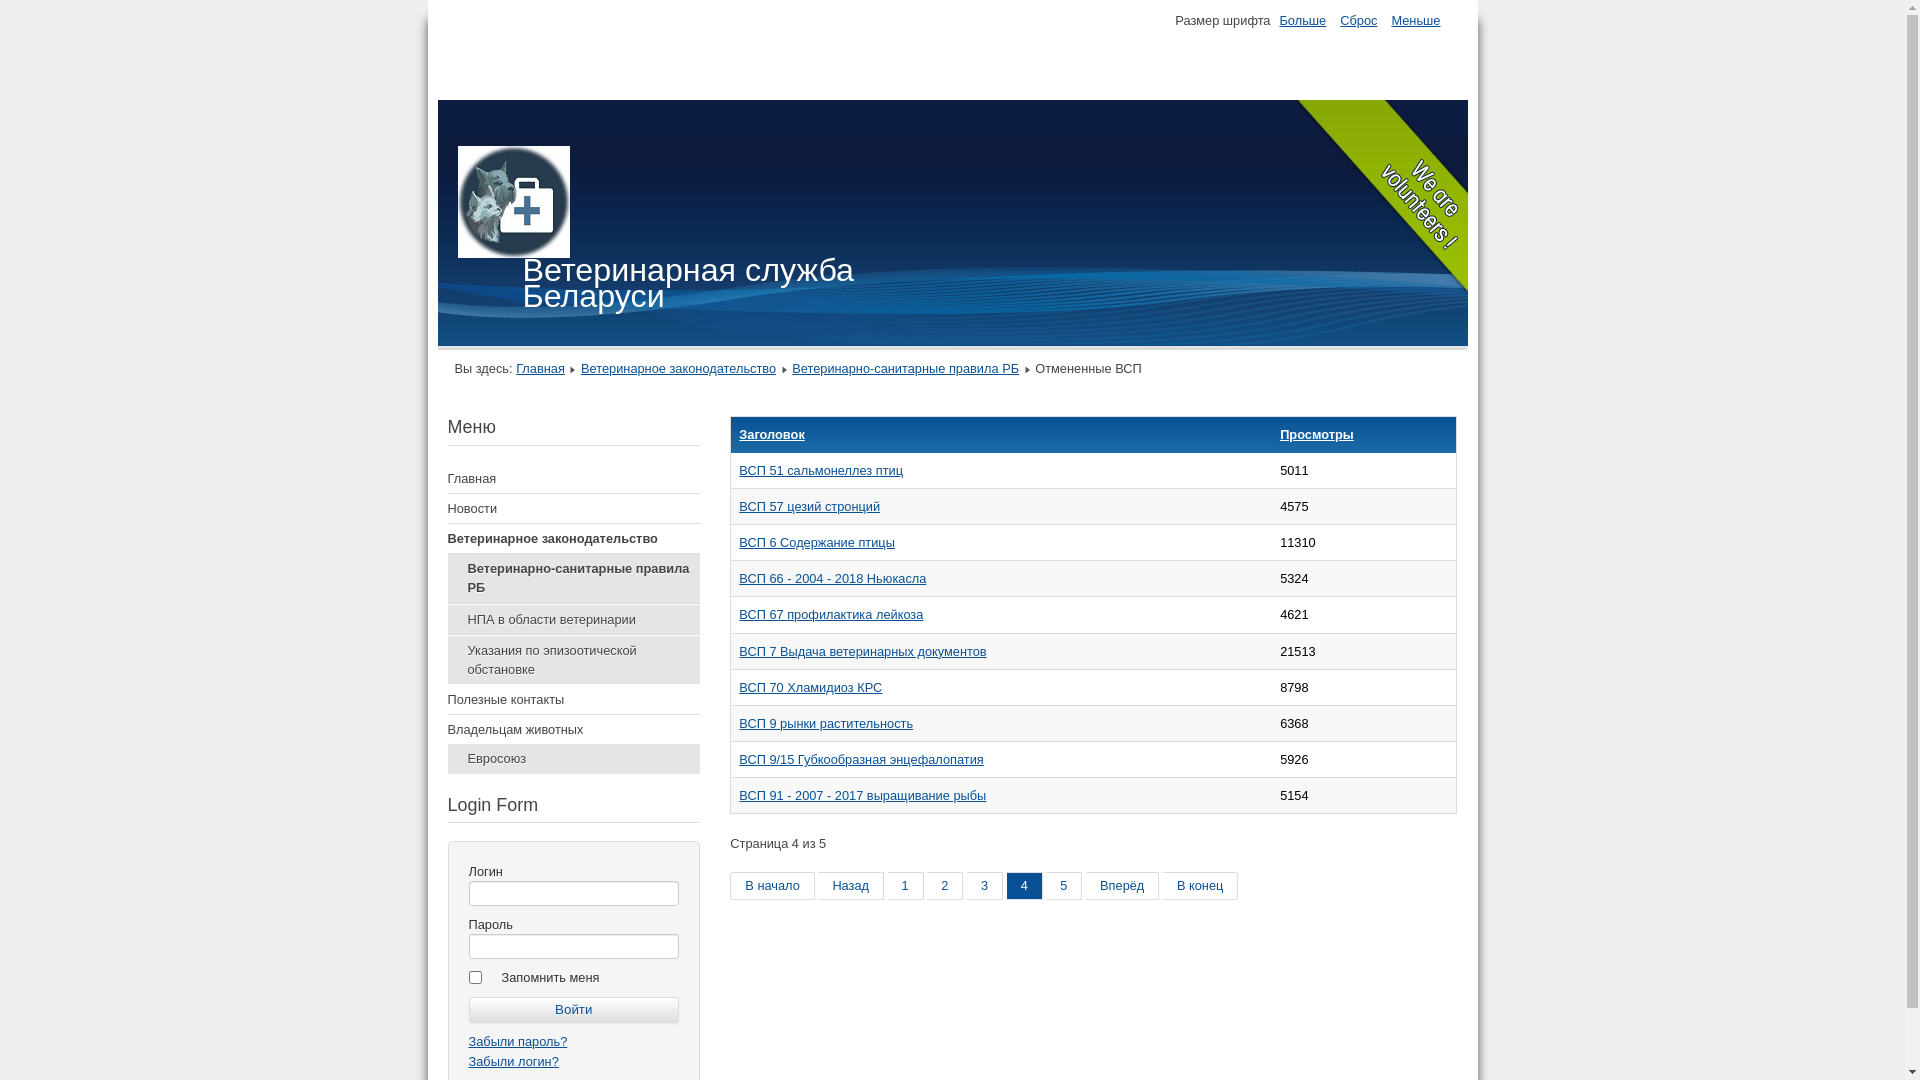  What do you see at coordinates (944, 885) in the screenshot?
I see `'2'` at bounding box center [944, 885].